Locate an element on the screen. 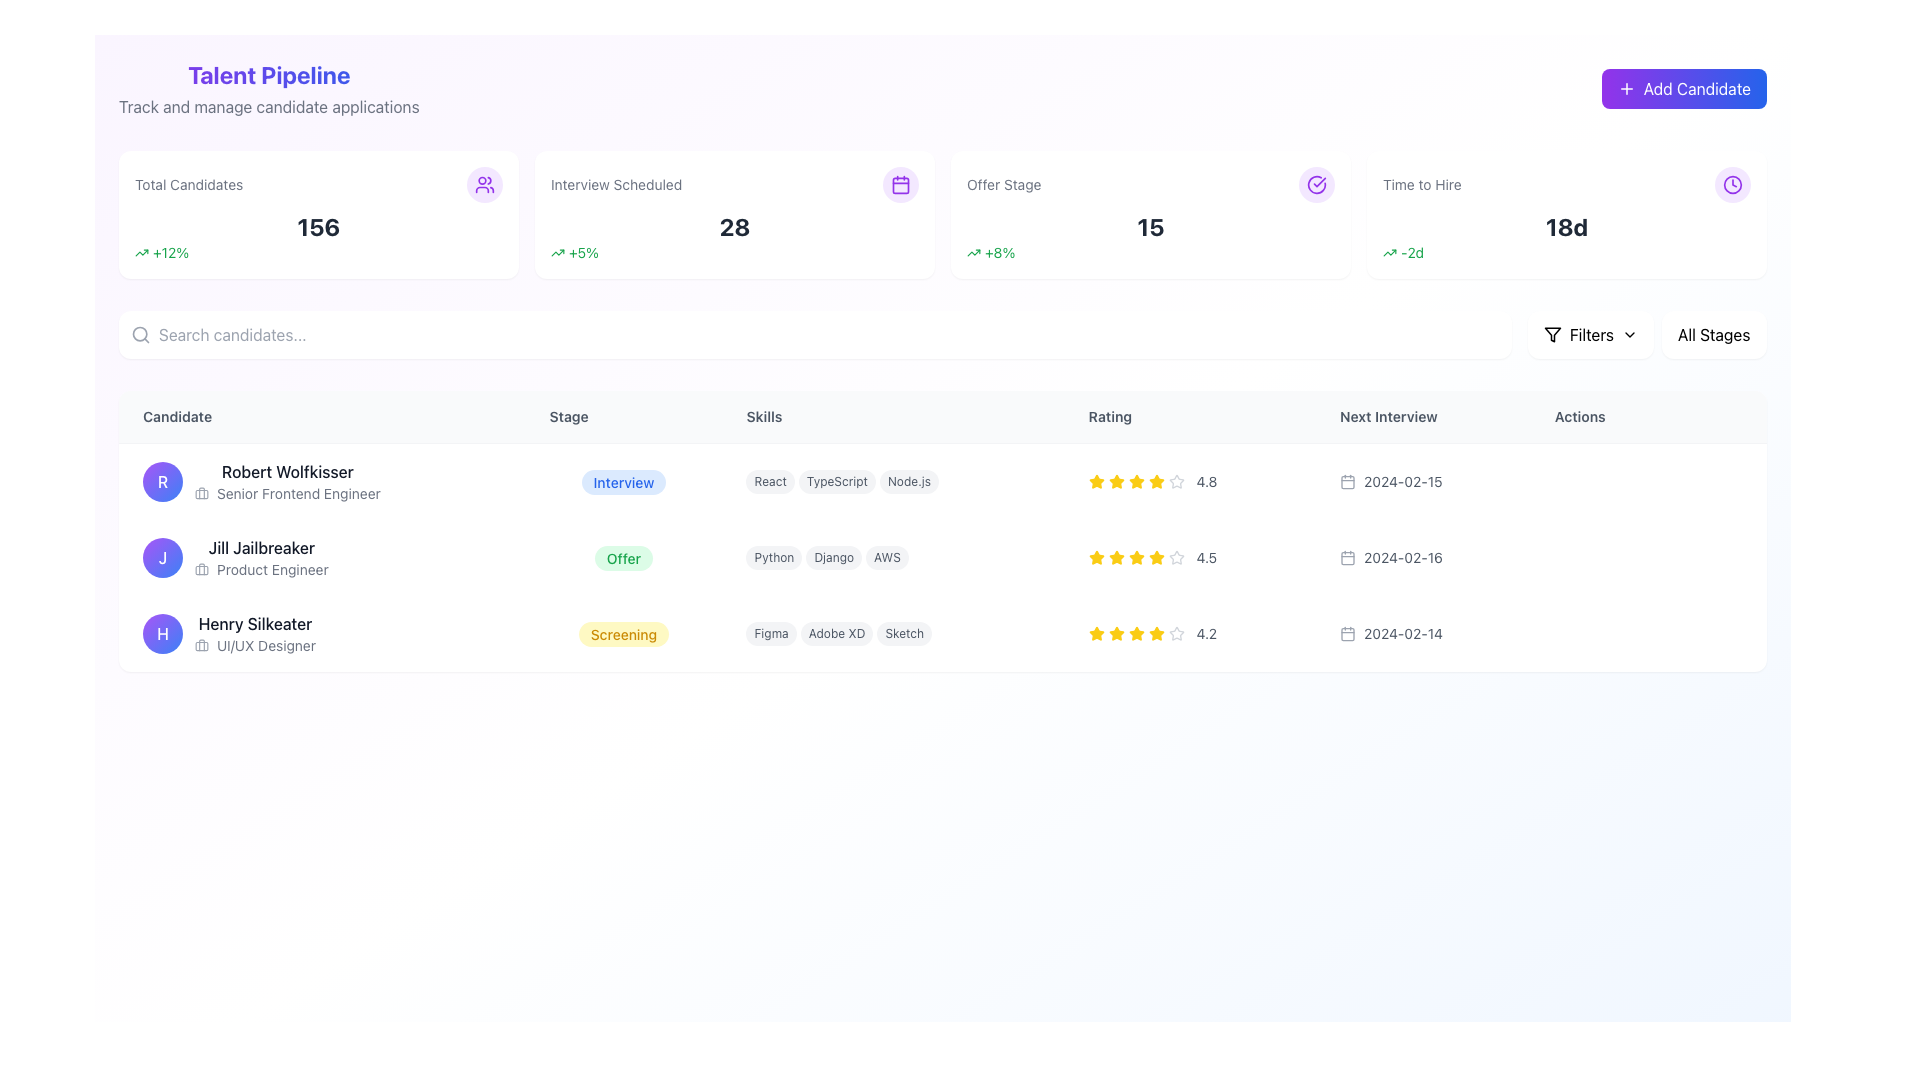 The image size is (1920, 1080). upward-trending arrow icon adjacent to the small green text '-2d' located below the bold '18d' text in the 'Time to Hire' section is located at coordinates (1565, 252).